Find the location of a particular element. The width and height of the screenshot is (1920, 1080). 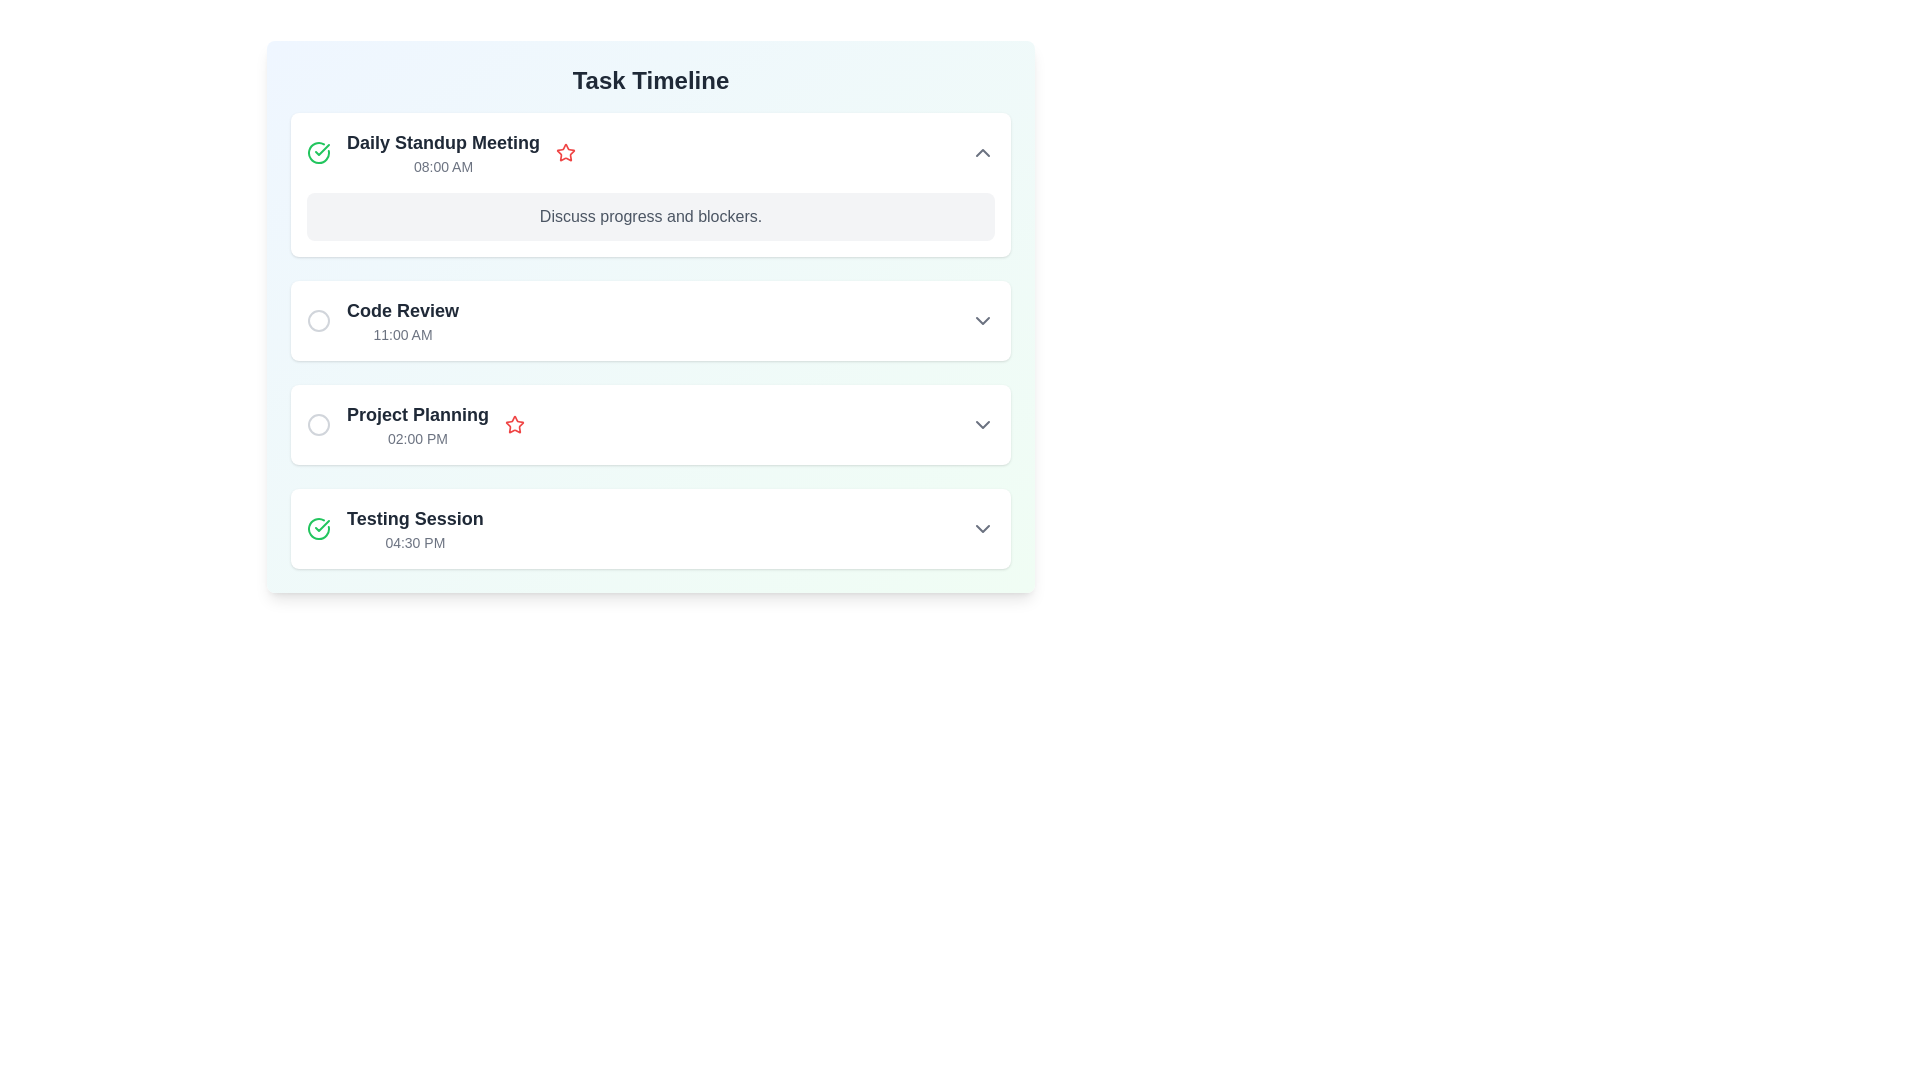

the downward-pointing chevron dropdown icon located at the far right of the 'Testing Session 04:30 PM' section is located at coordinates (983, 527).